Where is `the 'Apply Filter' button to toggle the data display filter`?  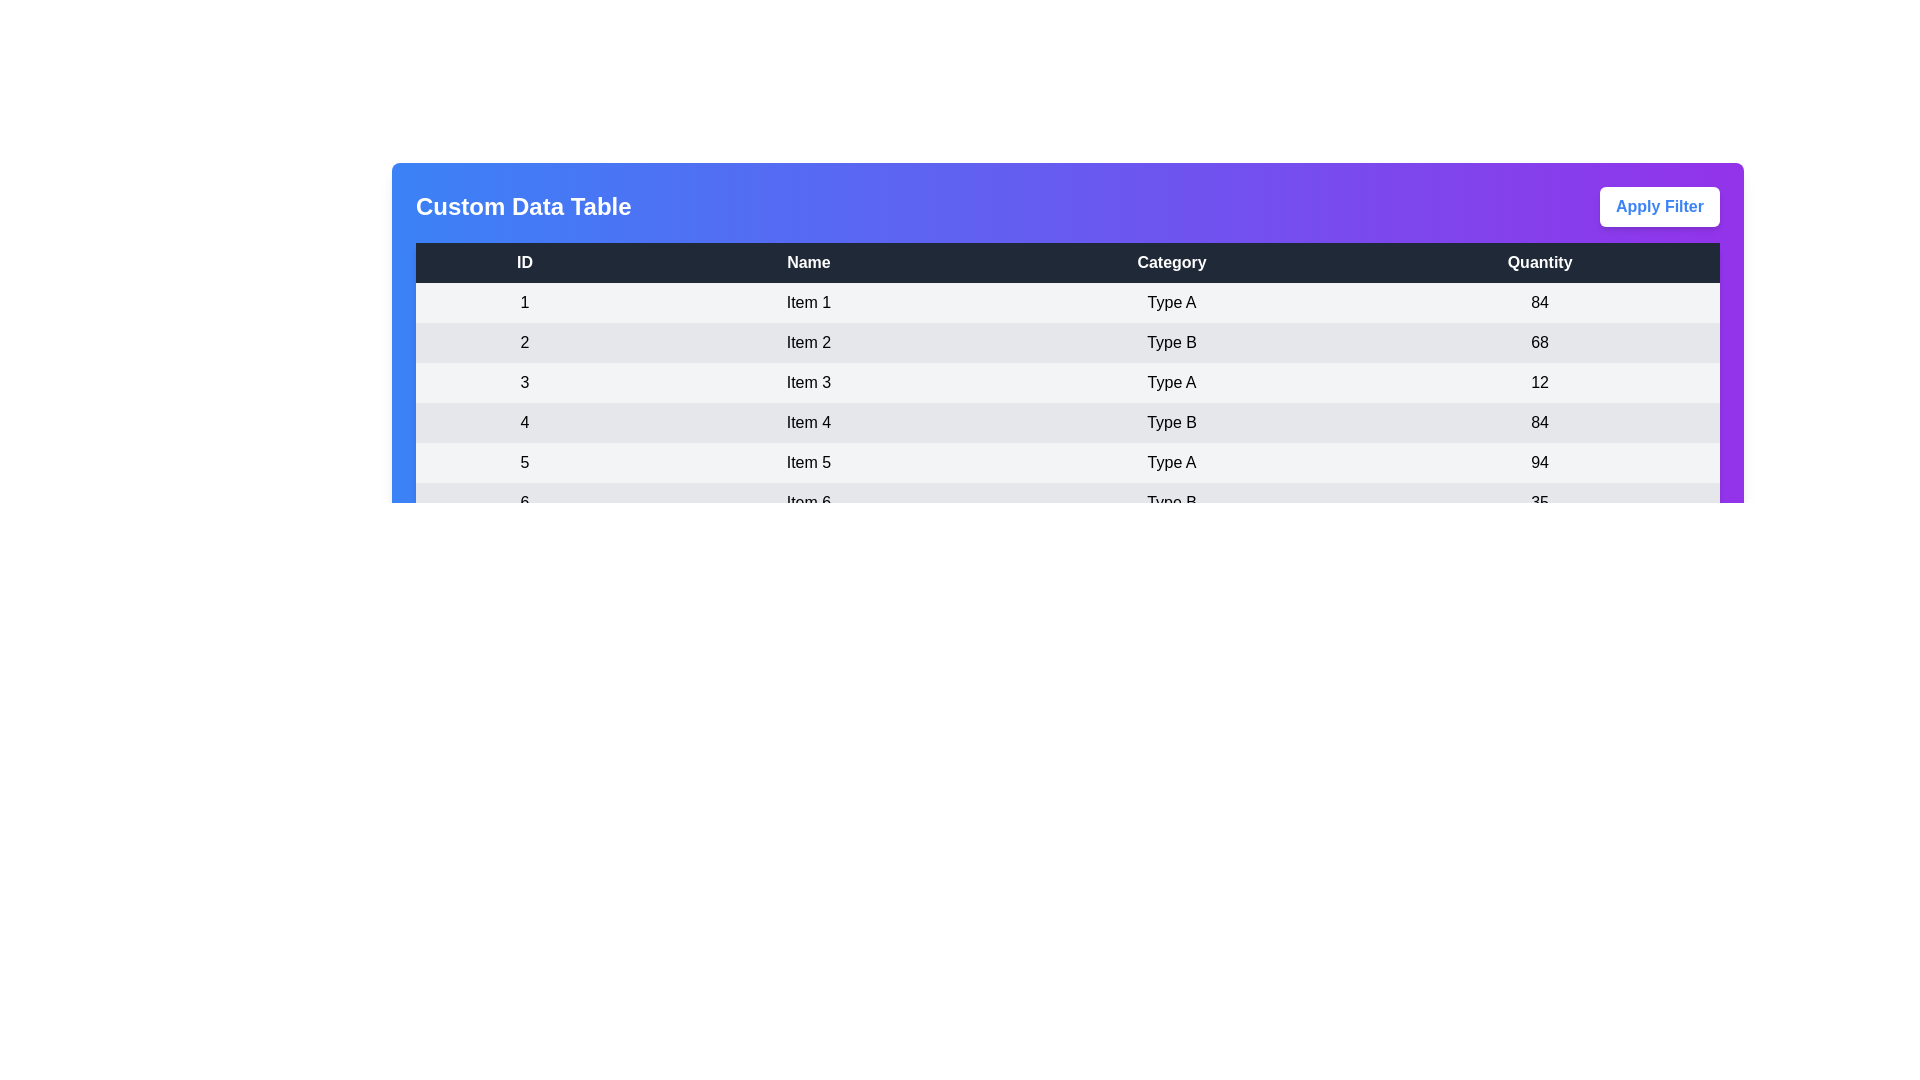
the 'Apply Filter' button to toggle the data display filter is located at coordinates (1660, 207).